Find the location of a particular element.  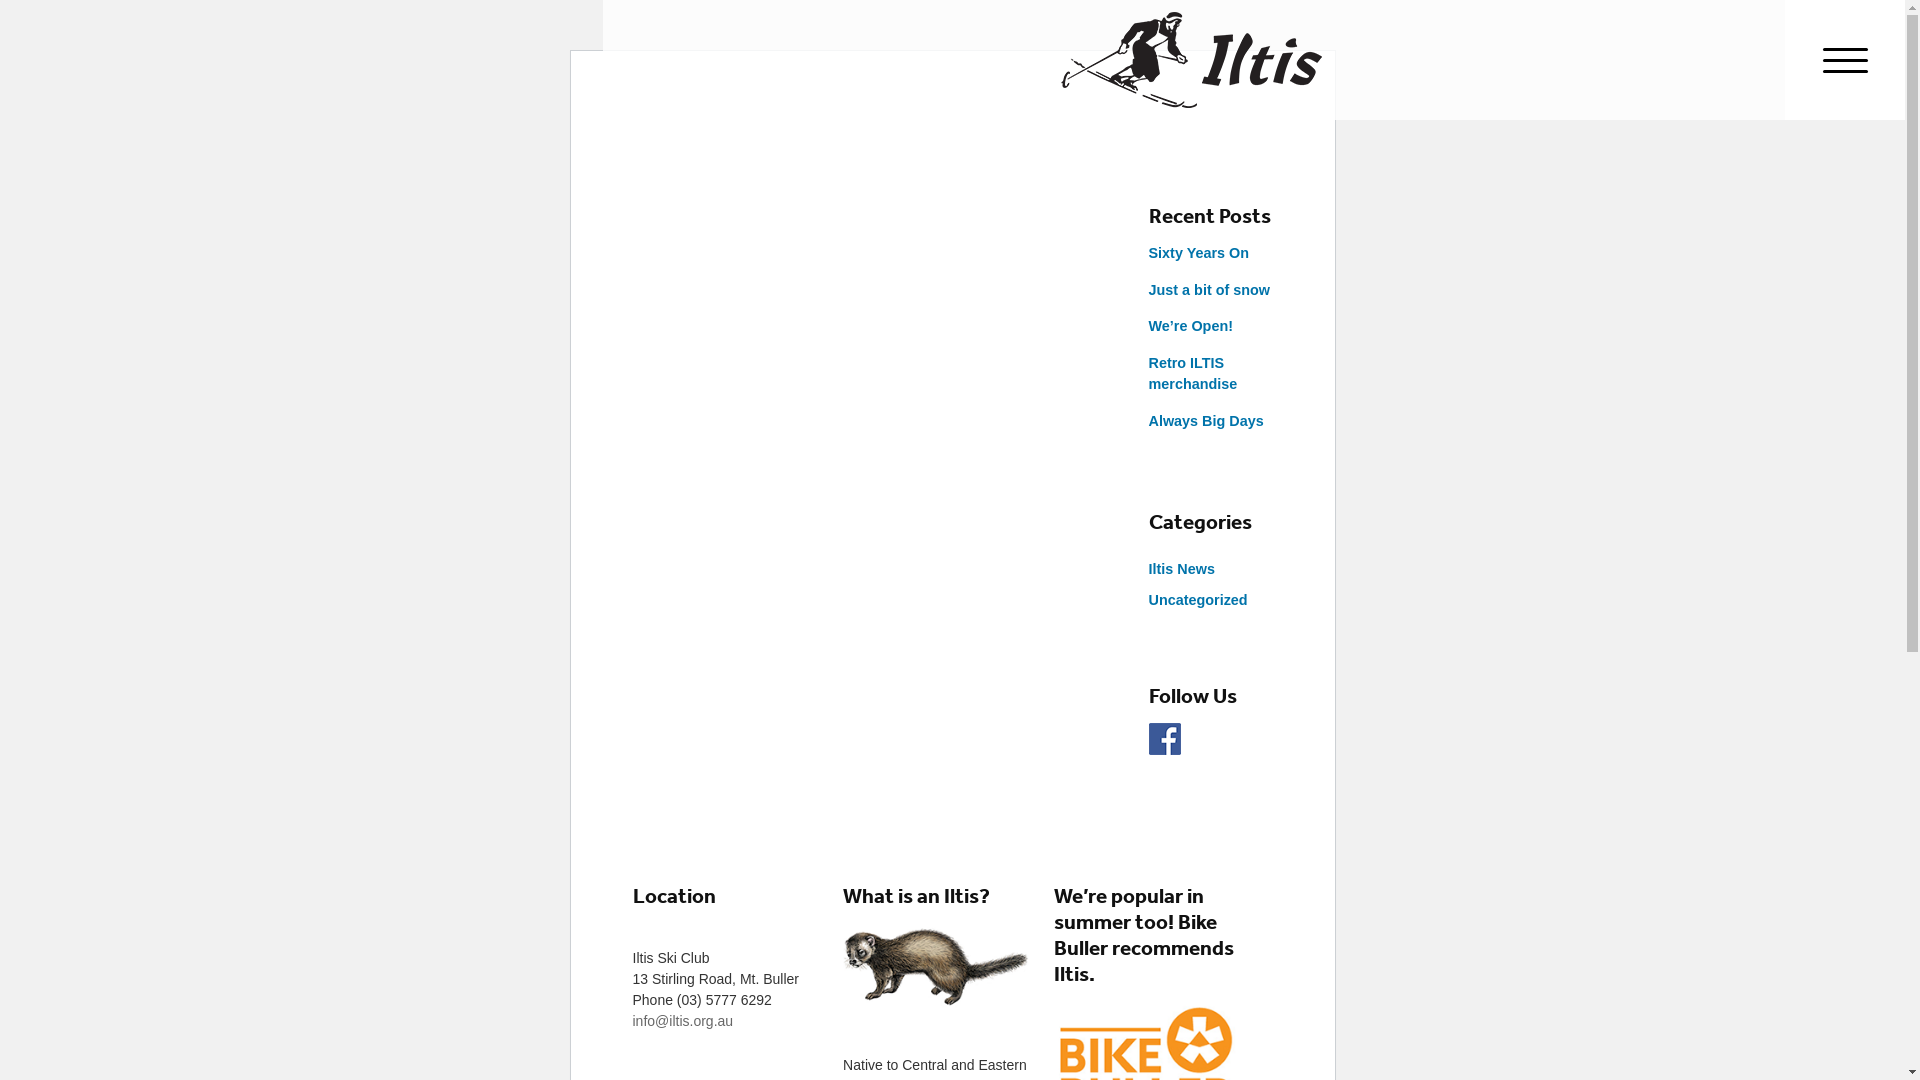

'Uncategorized' is located at coordinates (1197, 599).